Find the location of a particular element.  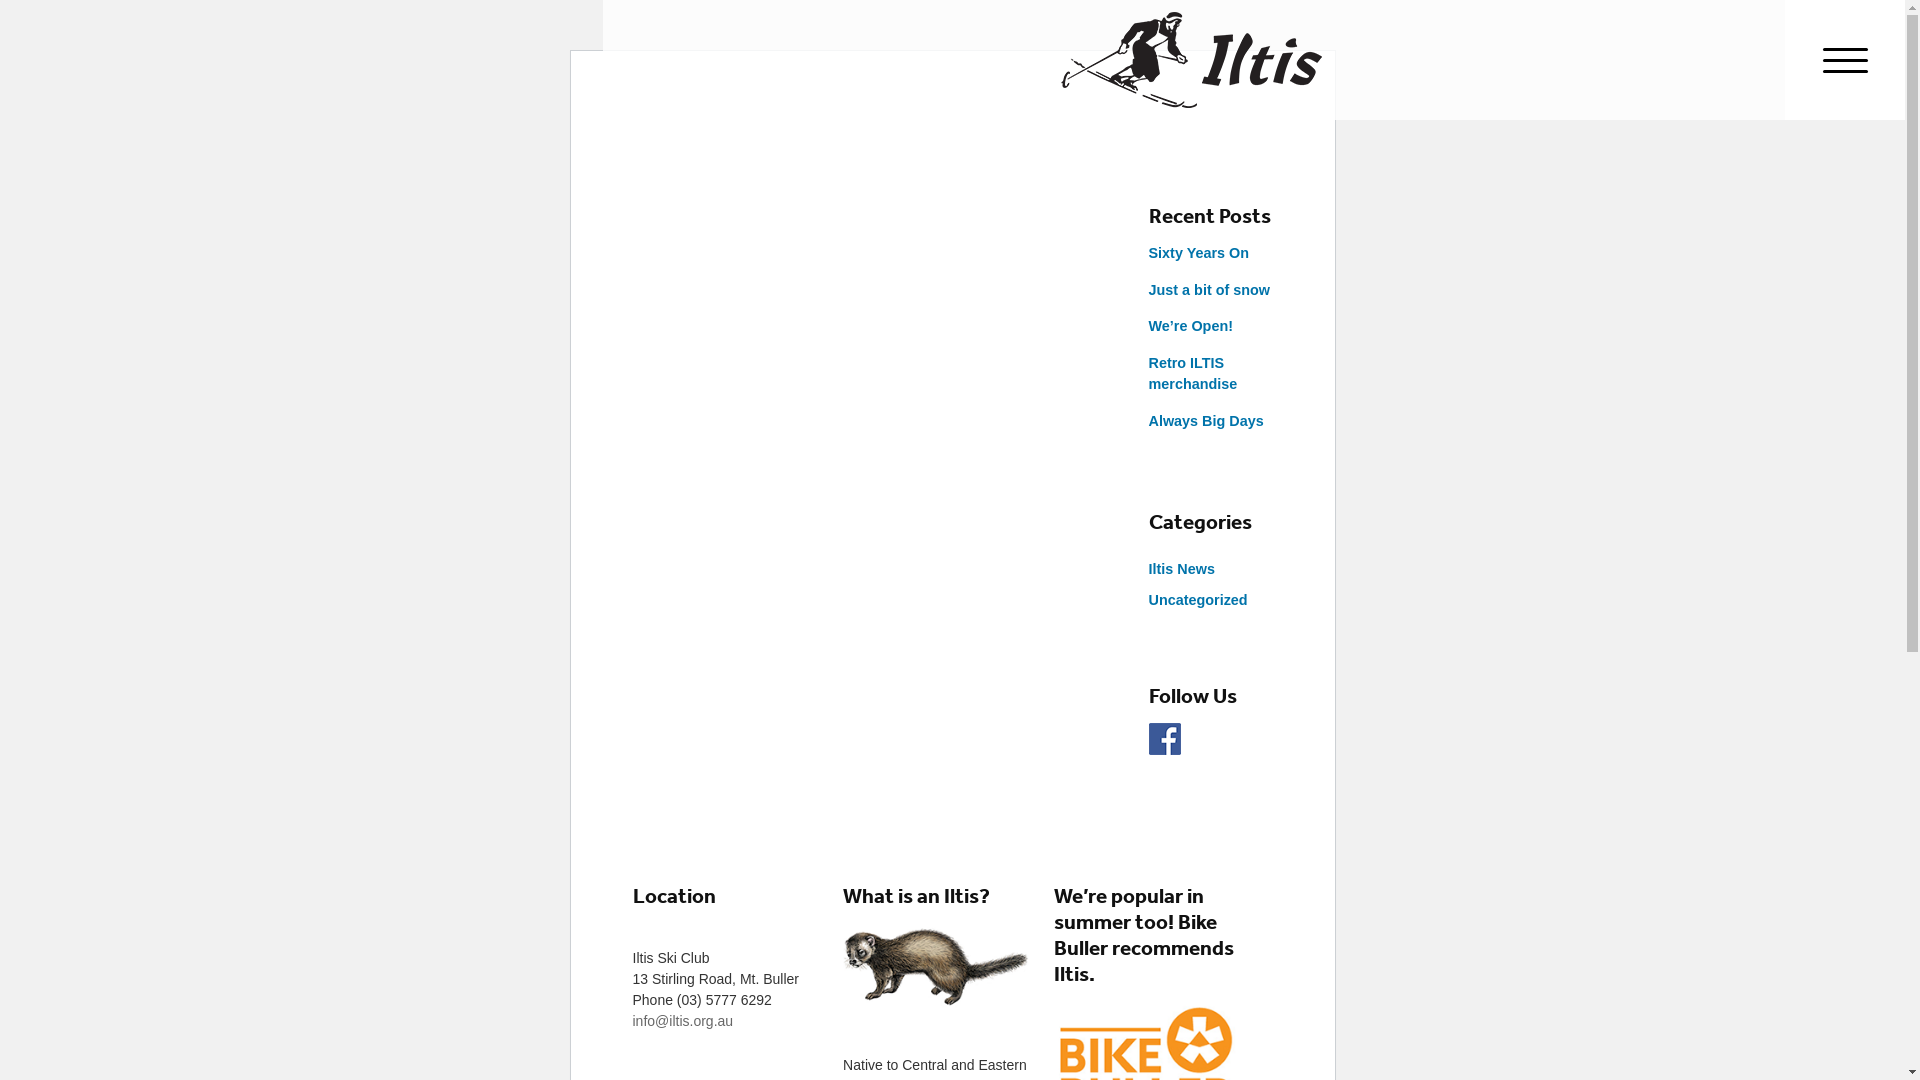

'Uncategorized' is located at coordinates (1197, 599).